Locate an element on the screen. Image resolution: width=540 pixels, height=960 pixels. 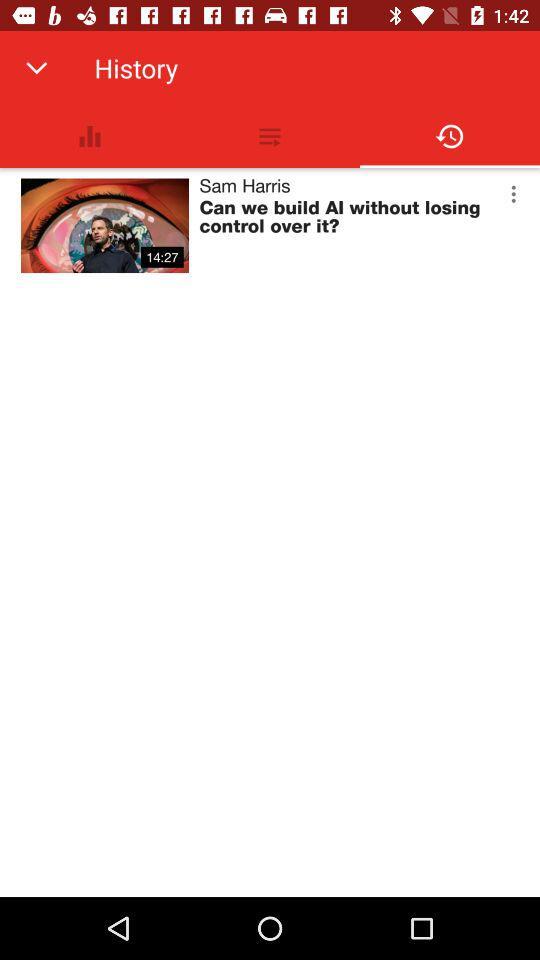
the icon to the right of the sam harris item is located at coordinates (513, 194).